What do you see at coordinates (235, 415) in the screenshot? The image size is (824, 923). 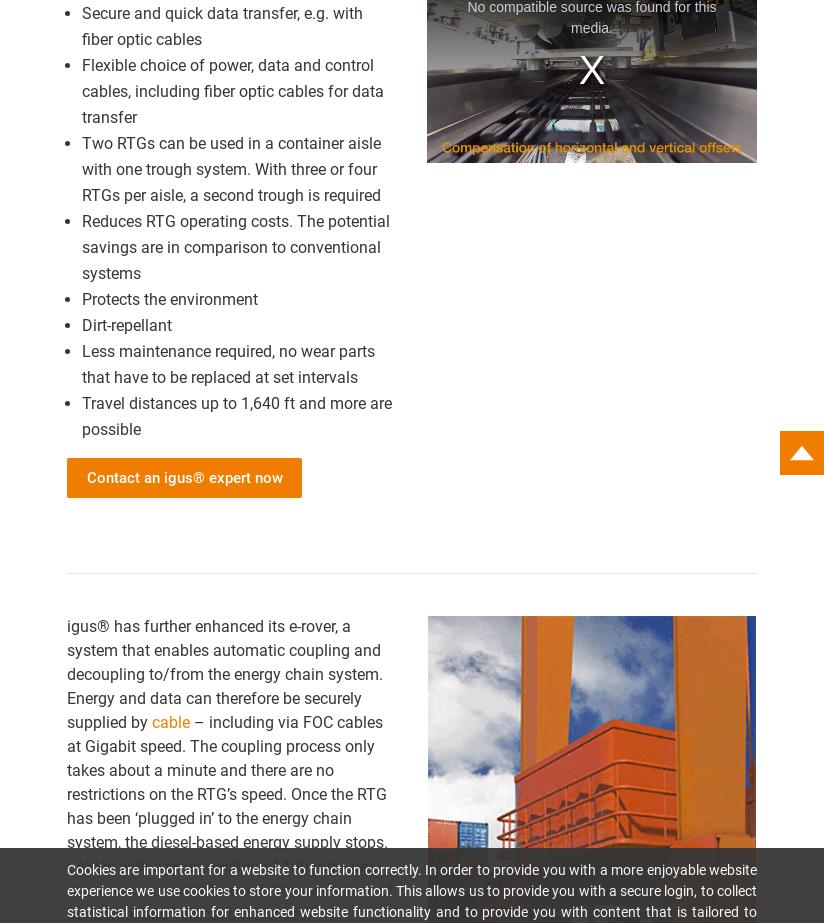 I see `'Travel distances up to 1,640 ft and more are possible'` at bounding box center [235, 415].